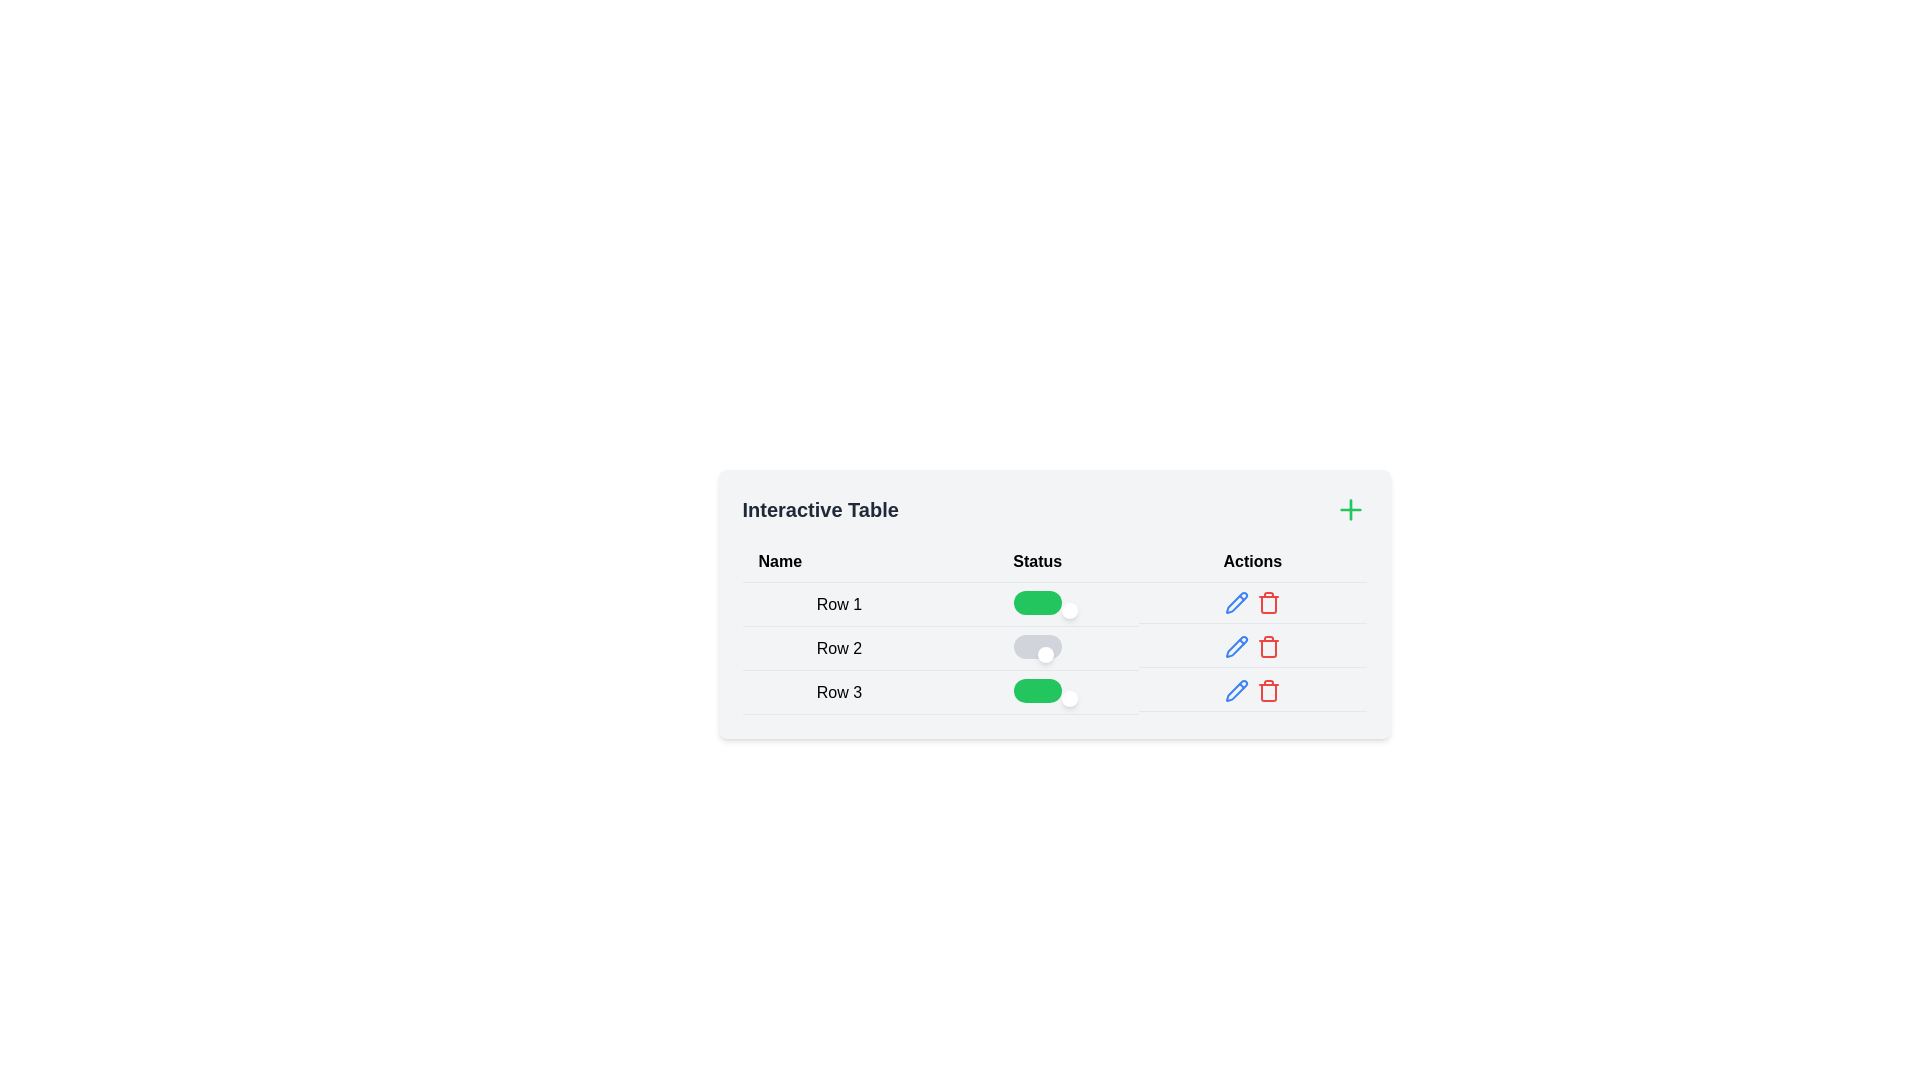  What do you see at coordinates (1235, 601) in the screenshot?
I see `the pencil icon with a blue outline located in the second row of the 'Actions' column, which is the first icon in the set` at bounding box center [1235, 601].